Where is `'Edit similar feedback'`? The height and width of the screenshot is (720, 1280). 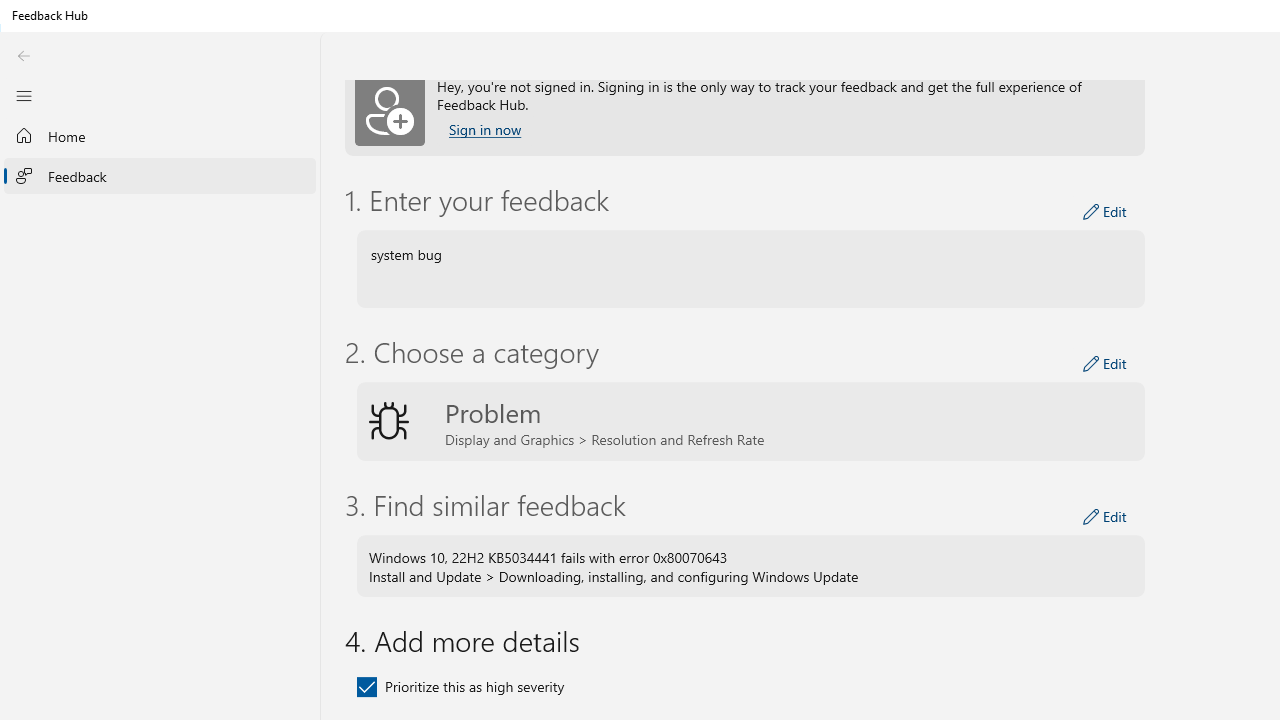
'Edit similar feedback' is located at coordinates (1104, 515).